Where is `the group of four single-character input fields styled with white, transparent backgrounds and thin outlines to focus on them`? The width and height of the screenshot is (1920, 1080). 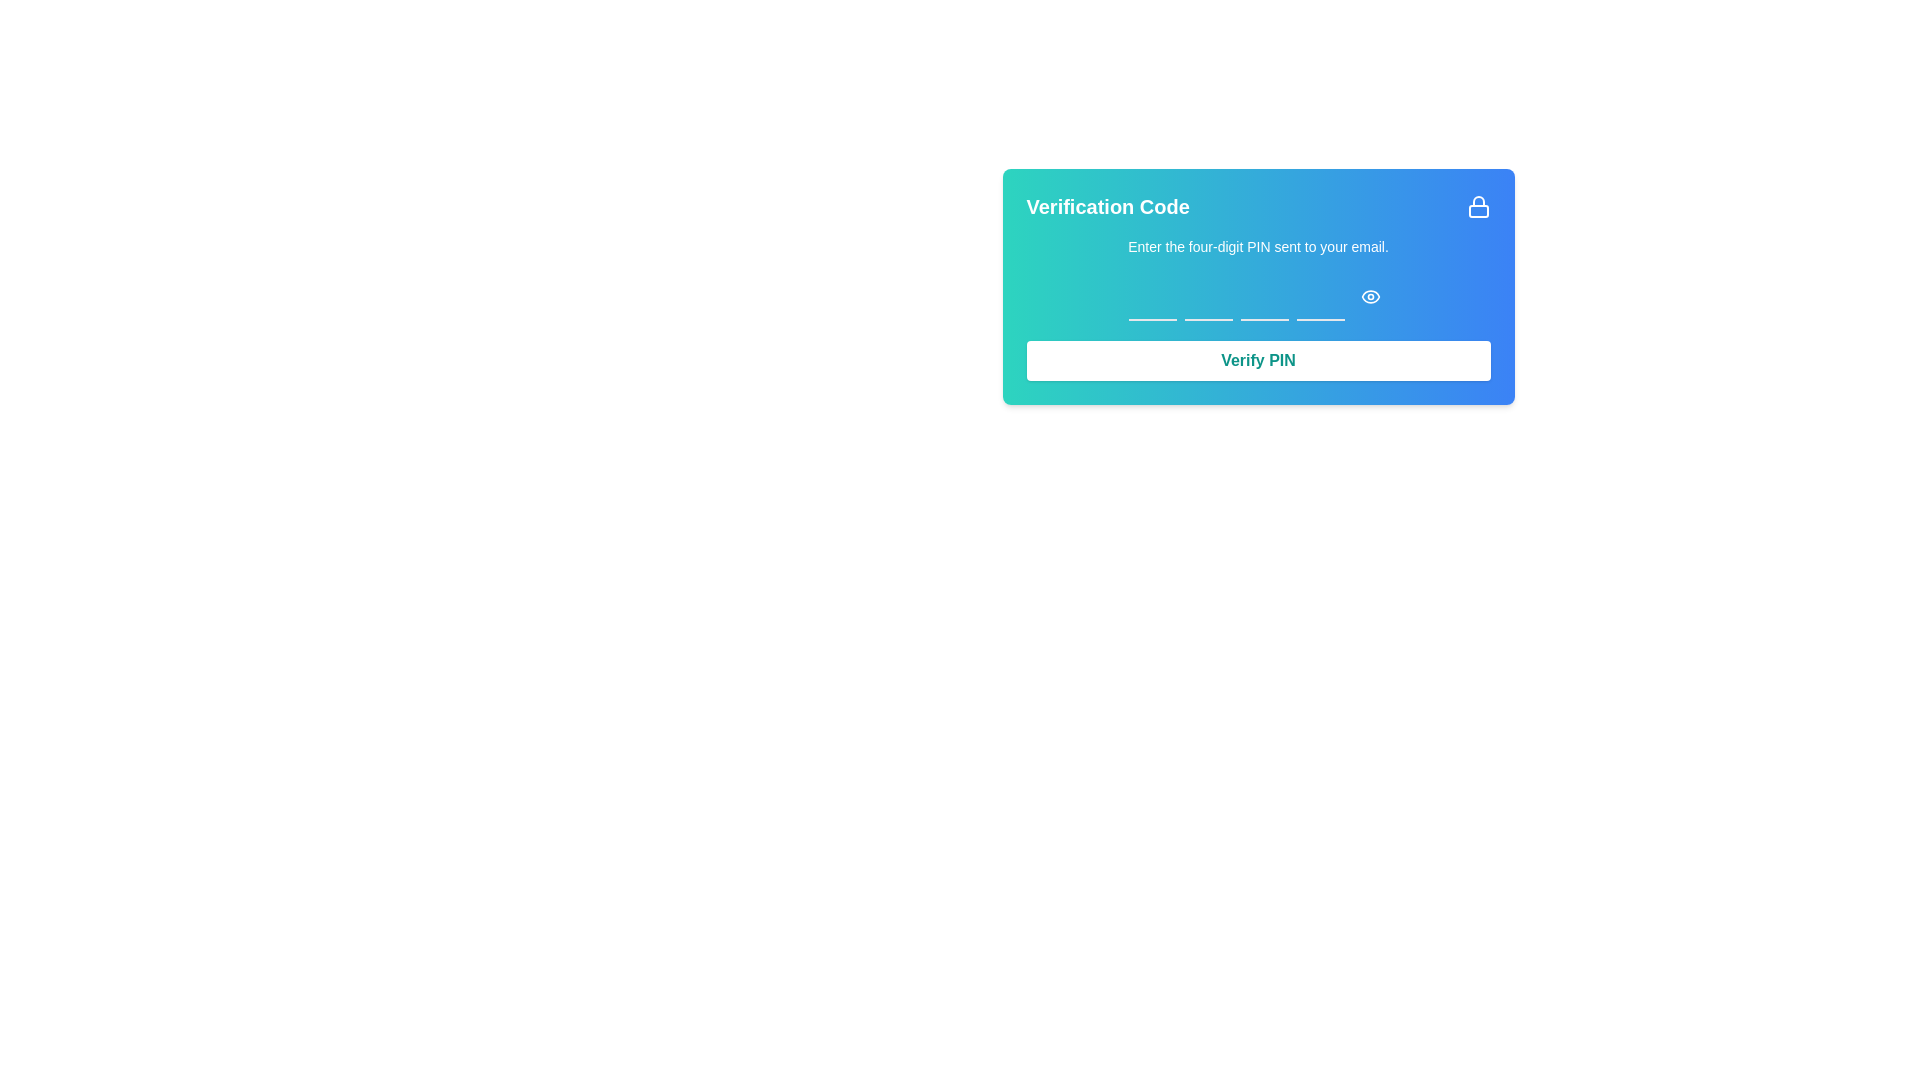
the group of four single-character input fields styled with white, transparent backgrounds and thin outlines to focus on them is located at coordinates (1257, 297).